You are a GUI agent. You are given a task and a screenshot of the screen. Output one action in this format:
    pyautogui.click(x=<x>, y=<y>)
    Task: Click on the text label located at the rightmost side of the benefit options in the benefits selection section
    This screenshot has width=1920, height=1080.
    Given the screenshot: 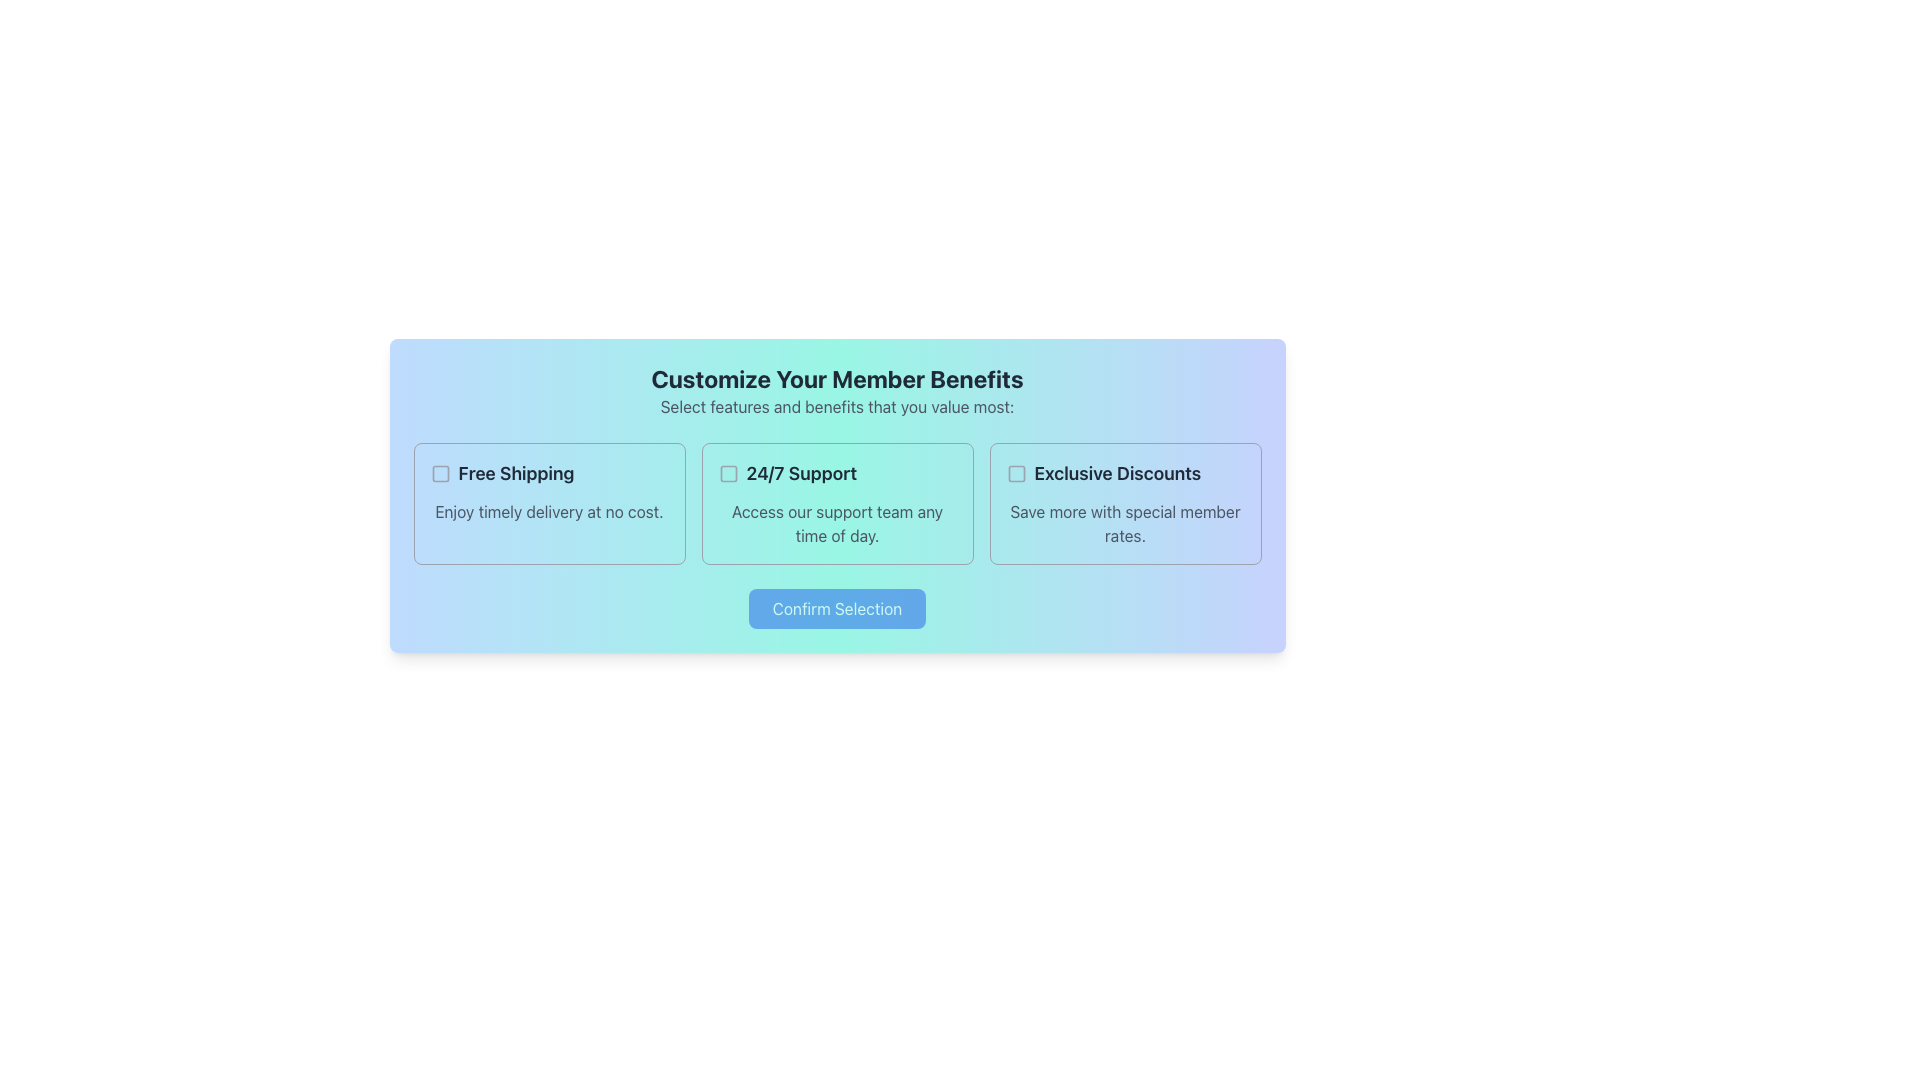 What is the action you would take?
    pyautogui.click(x=1116, y=474)
    